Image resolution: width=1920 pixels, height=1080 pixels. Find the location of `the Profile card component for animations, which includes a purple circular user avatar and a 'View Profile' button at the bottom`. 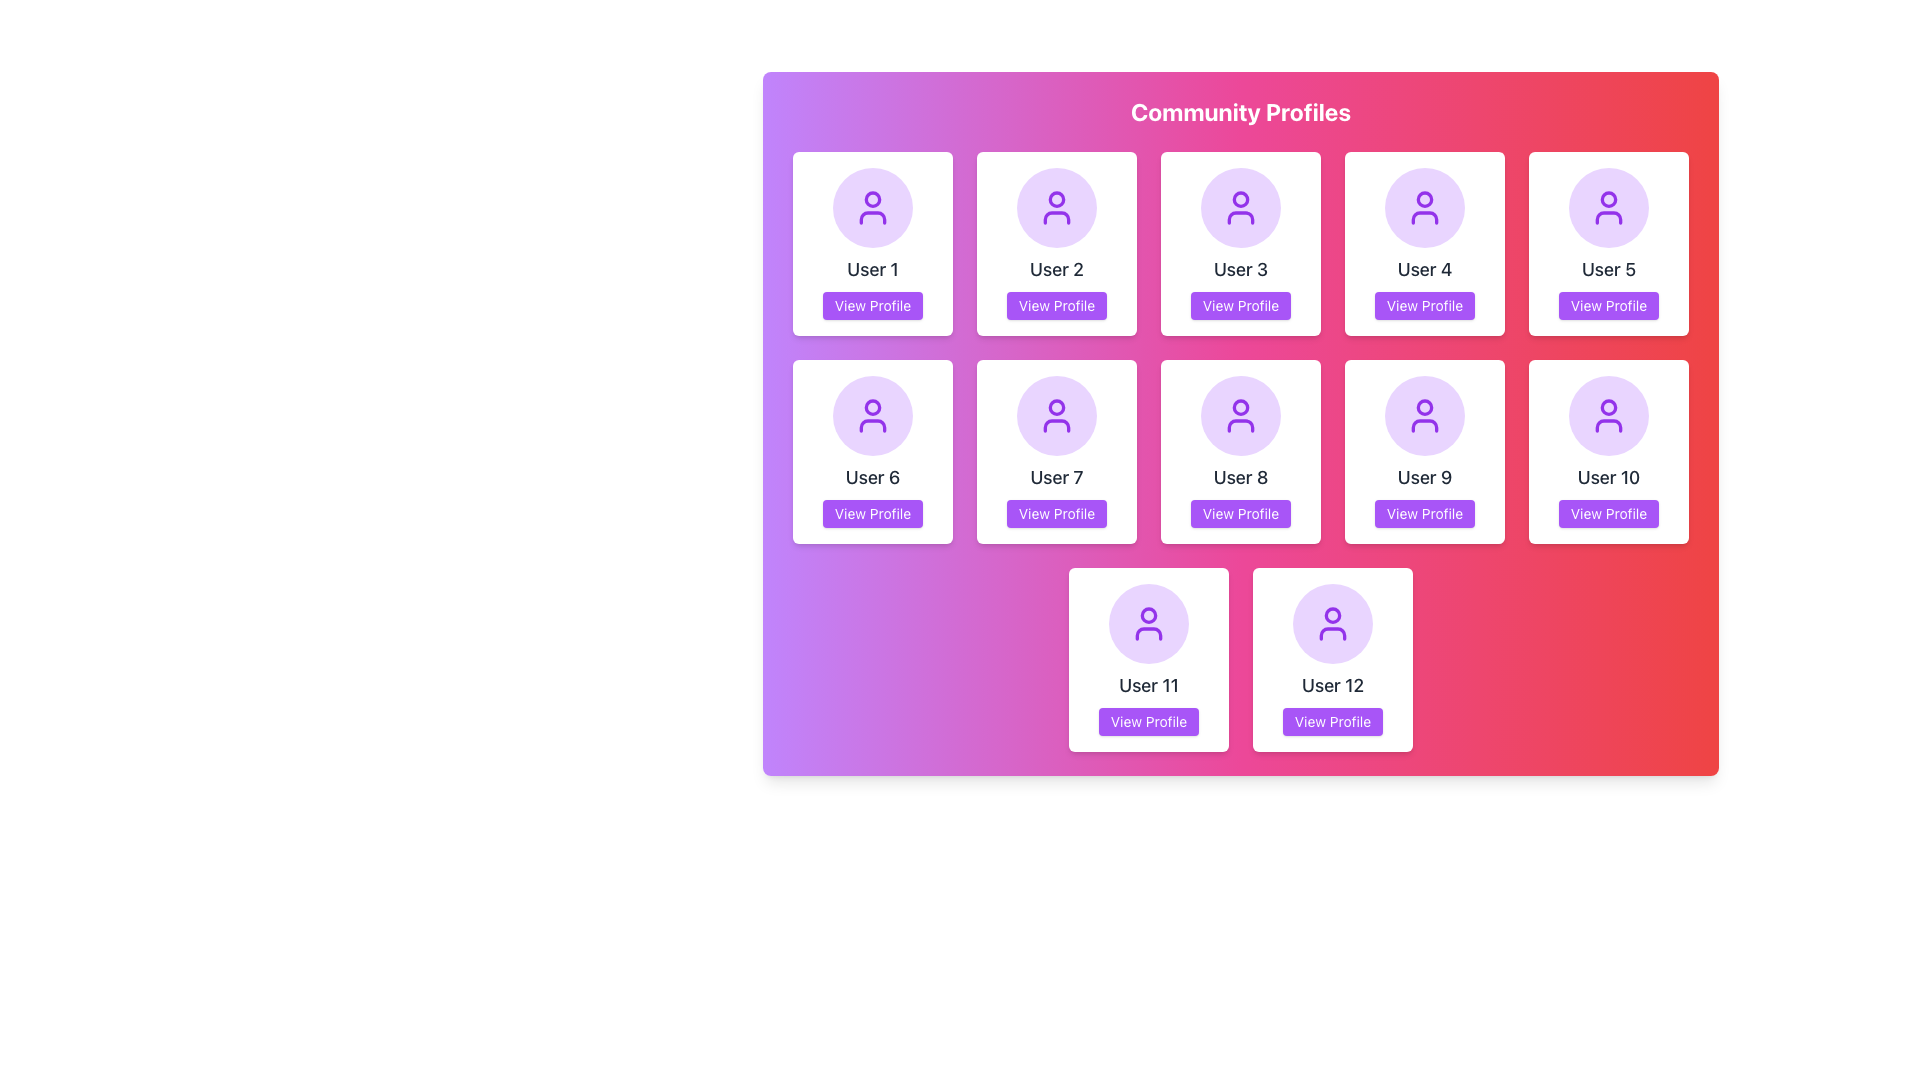

the Profile card component for animations, which includes a purple circular user avatar and a 'View Profile' button at the bottom is located at coordinates (1424, 451).